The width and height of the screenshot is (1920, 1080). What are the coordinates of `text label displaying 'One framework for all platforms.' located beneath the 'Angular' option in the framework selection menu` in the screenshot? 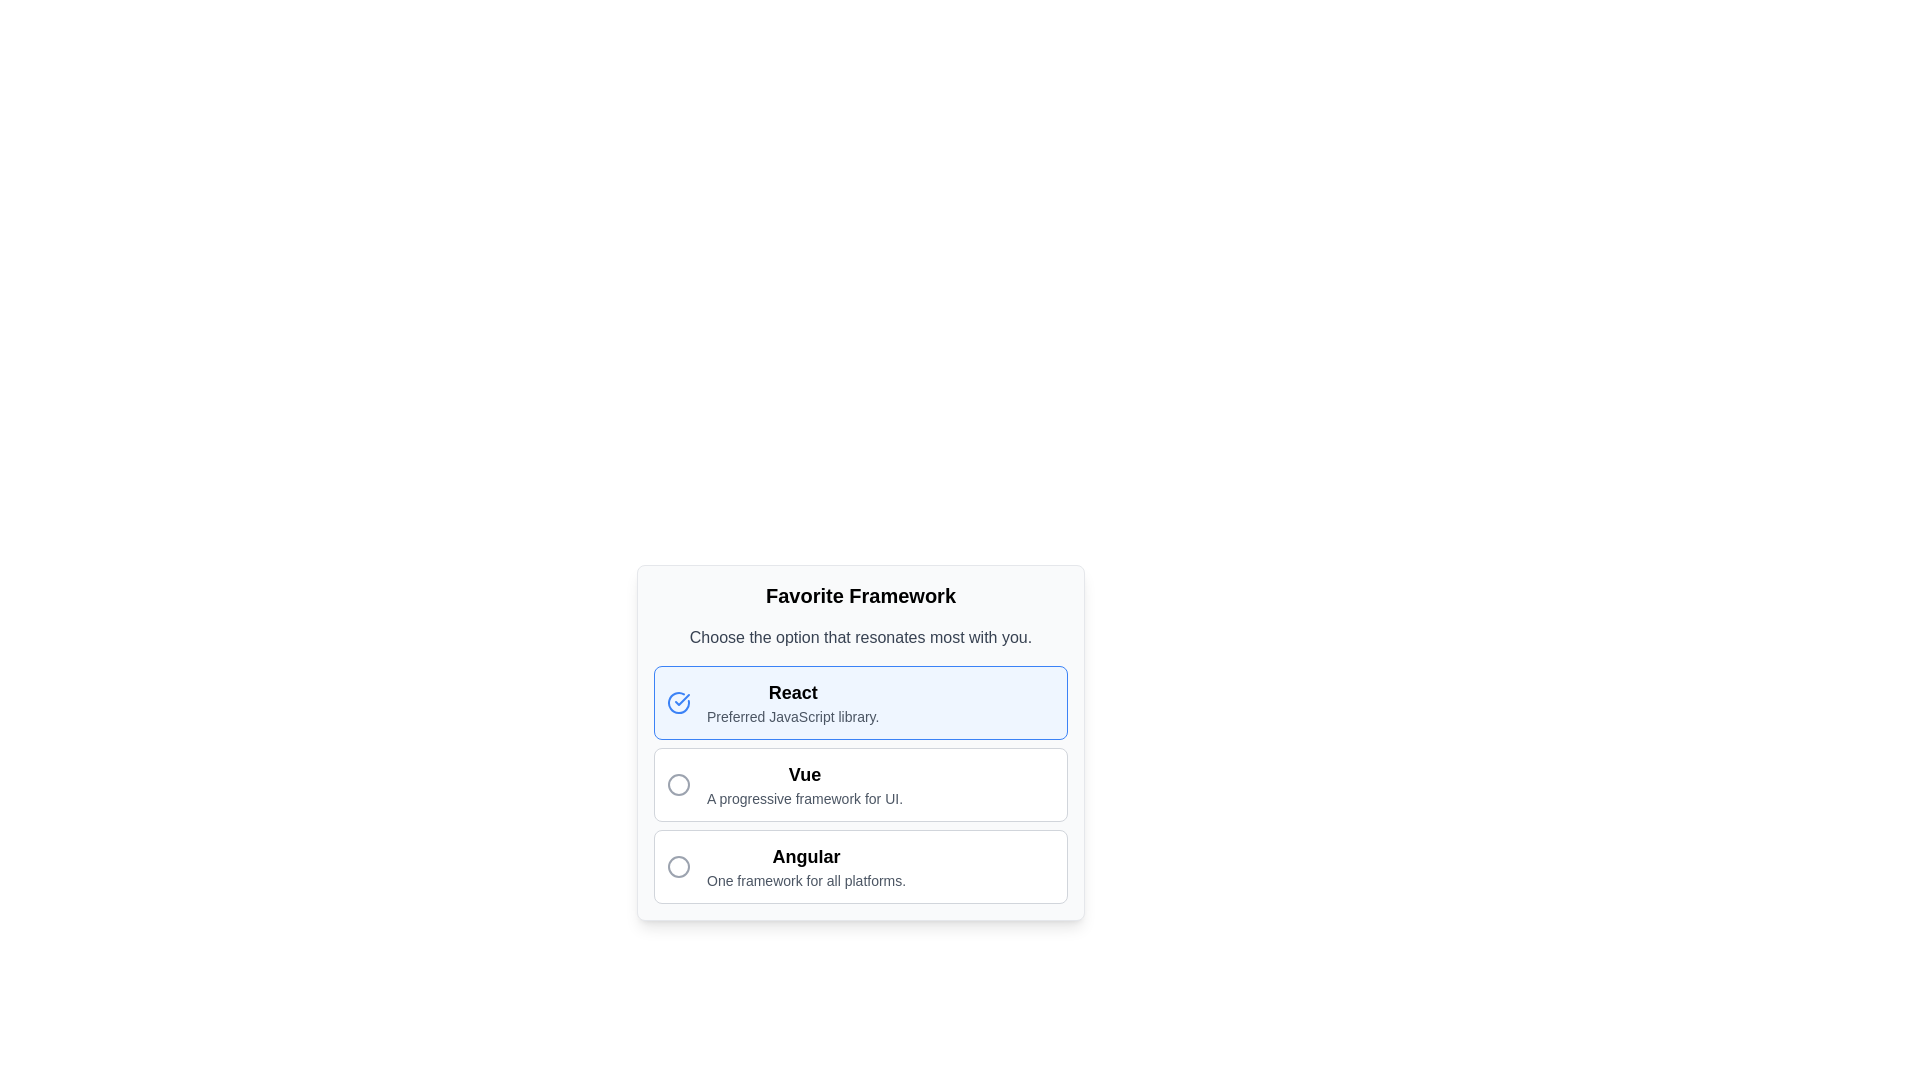 It's located at (806, 879).